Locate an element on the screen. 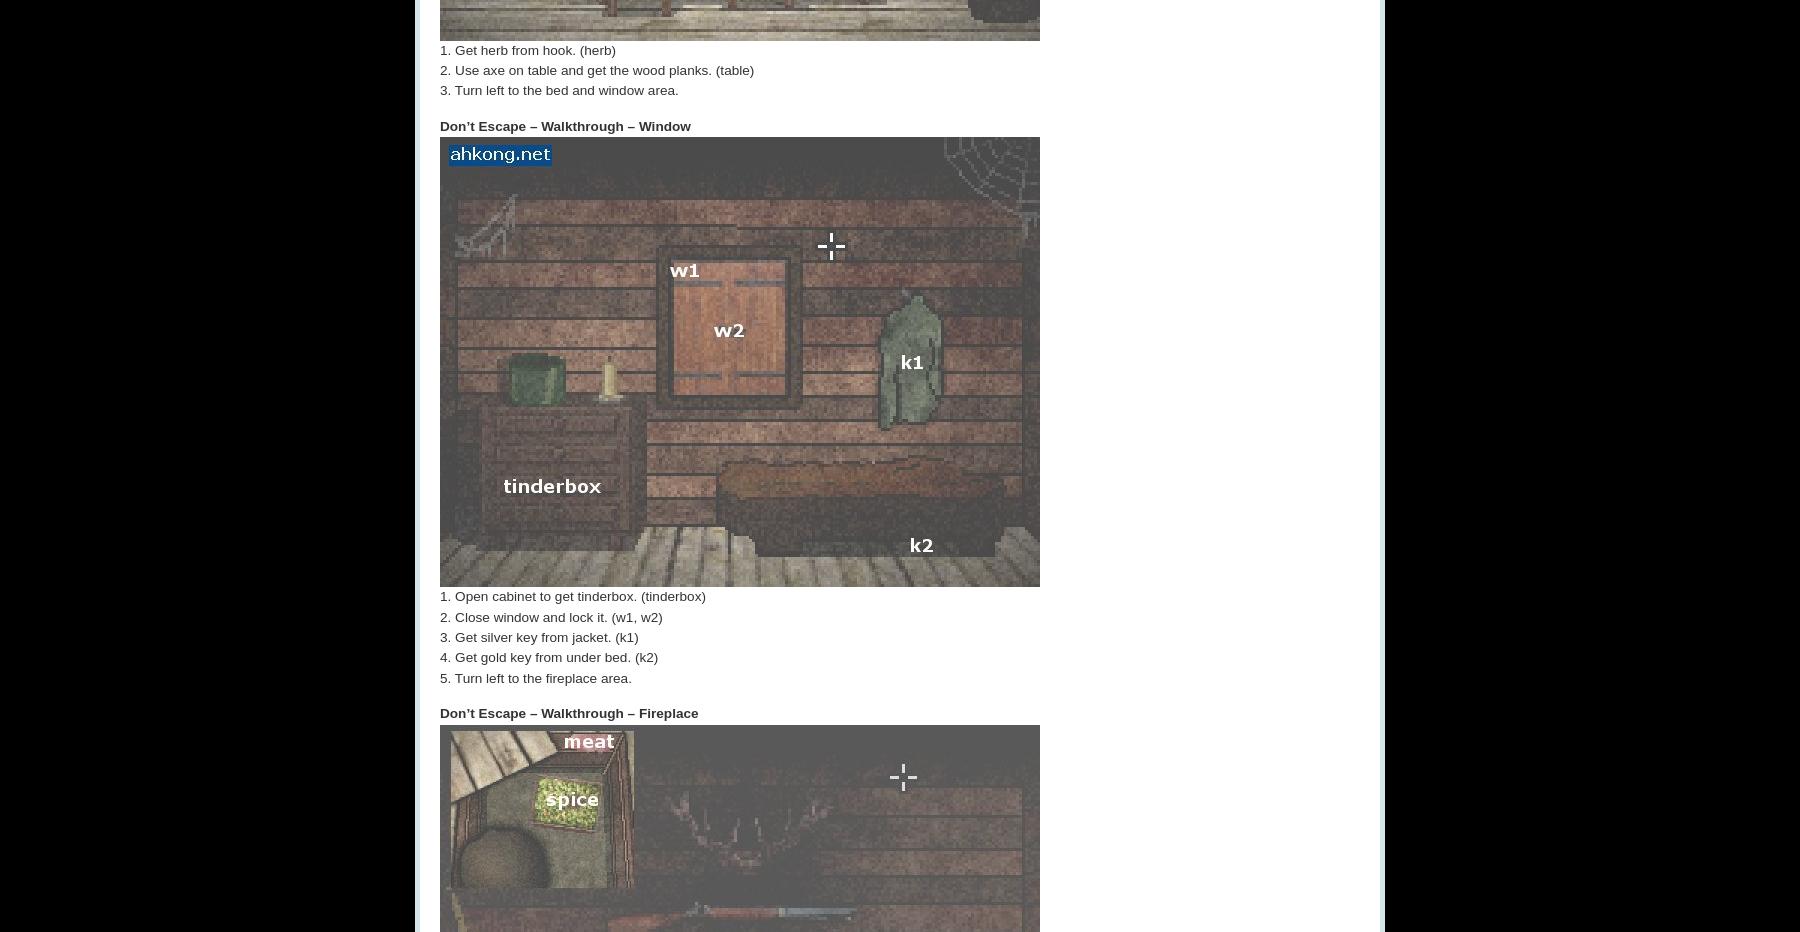 Image resolution: width=1800 pixels, height=932 pixels. '1. Get herb from hook. (herb)' is located at coordinates (526, 48).